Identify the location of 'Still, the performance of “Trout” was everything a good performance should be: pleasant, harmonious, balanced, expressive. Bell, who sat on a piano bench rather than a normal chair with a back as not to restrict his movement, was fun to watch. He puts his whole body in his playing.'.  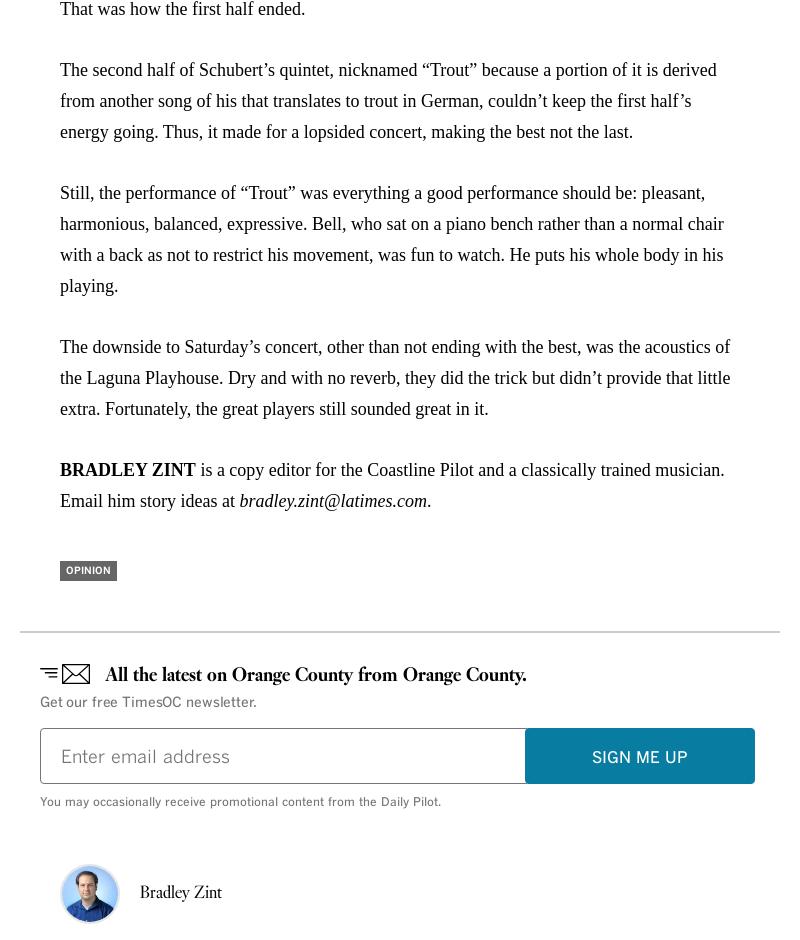
(390, 239).